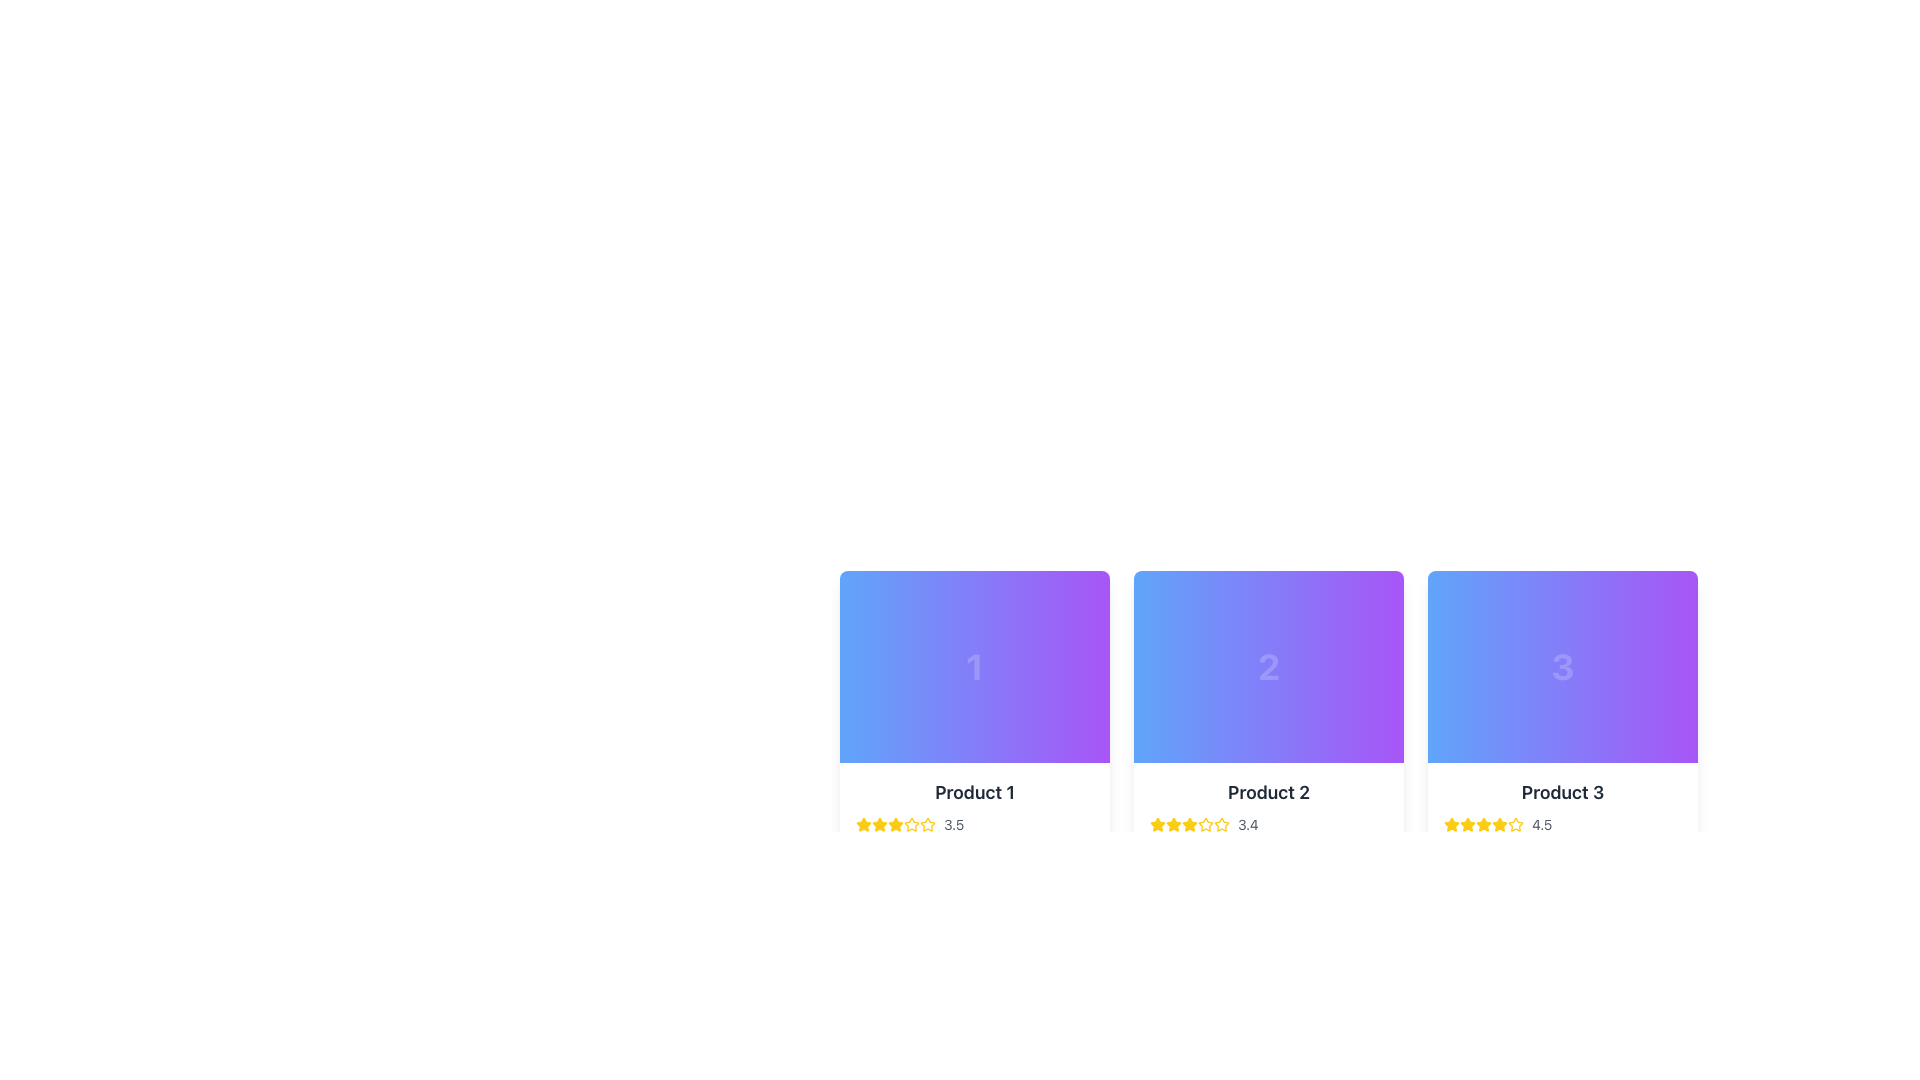  I want to click on the second star in the 5-star rating system for 'Product 2' to provide rating feedback, so click(1203, 824).